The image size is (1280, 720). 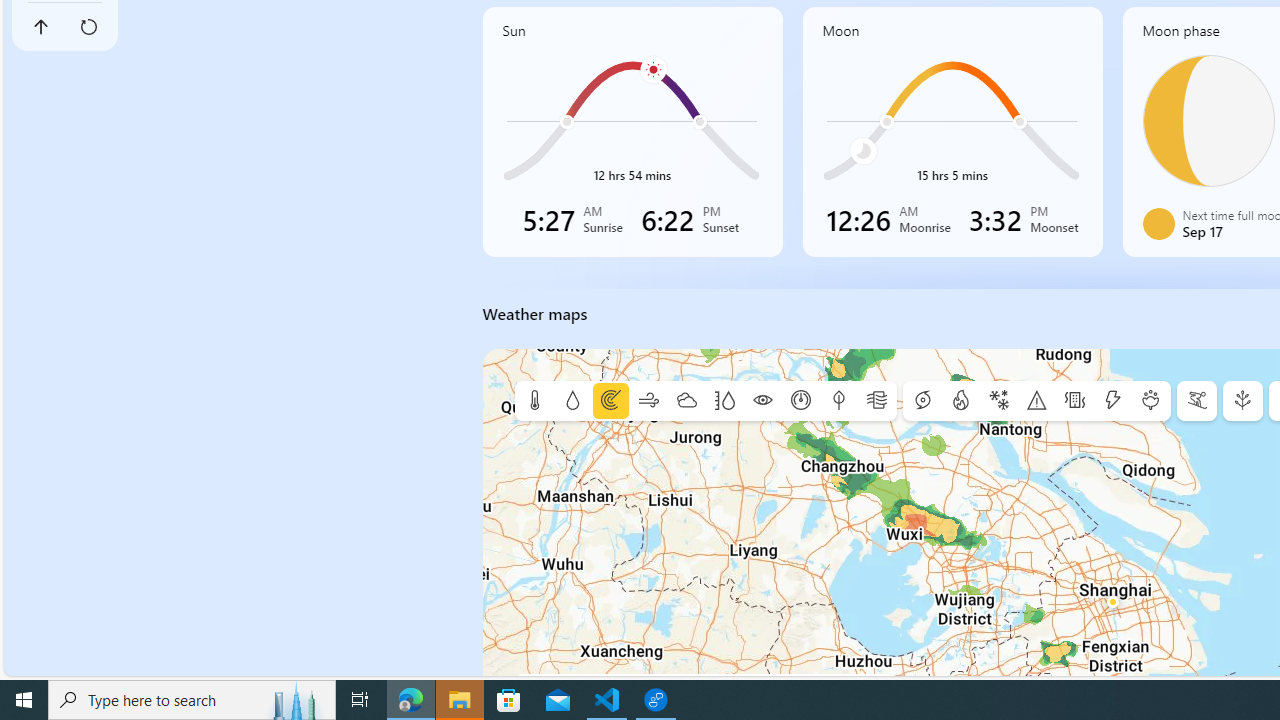 I want to click on 'Refresh this page', so click(x=88, y=27).